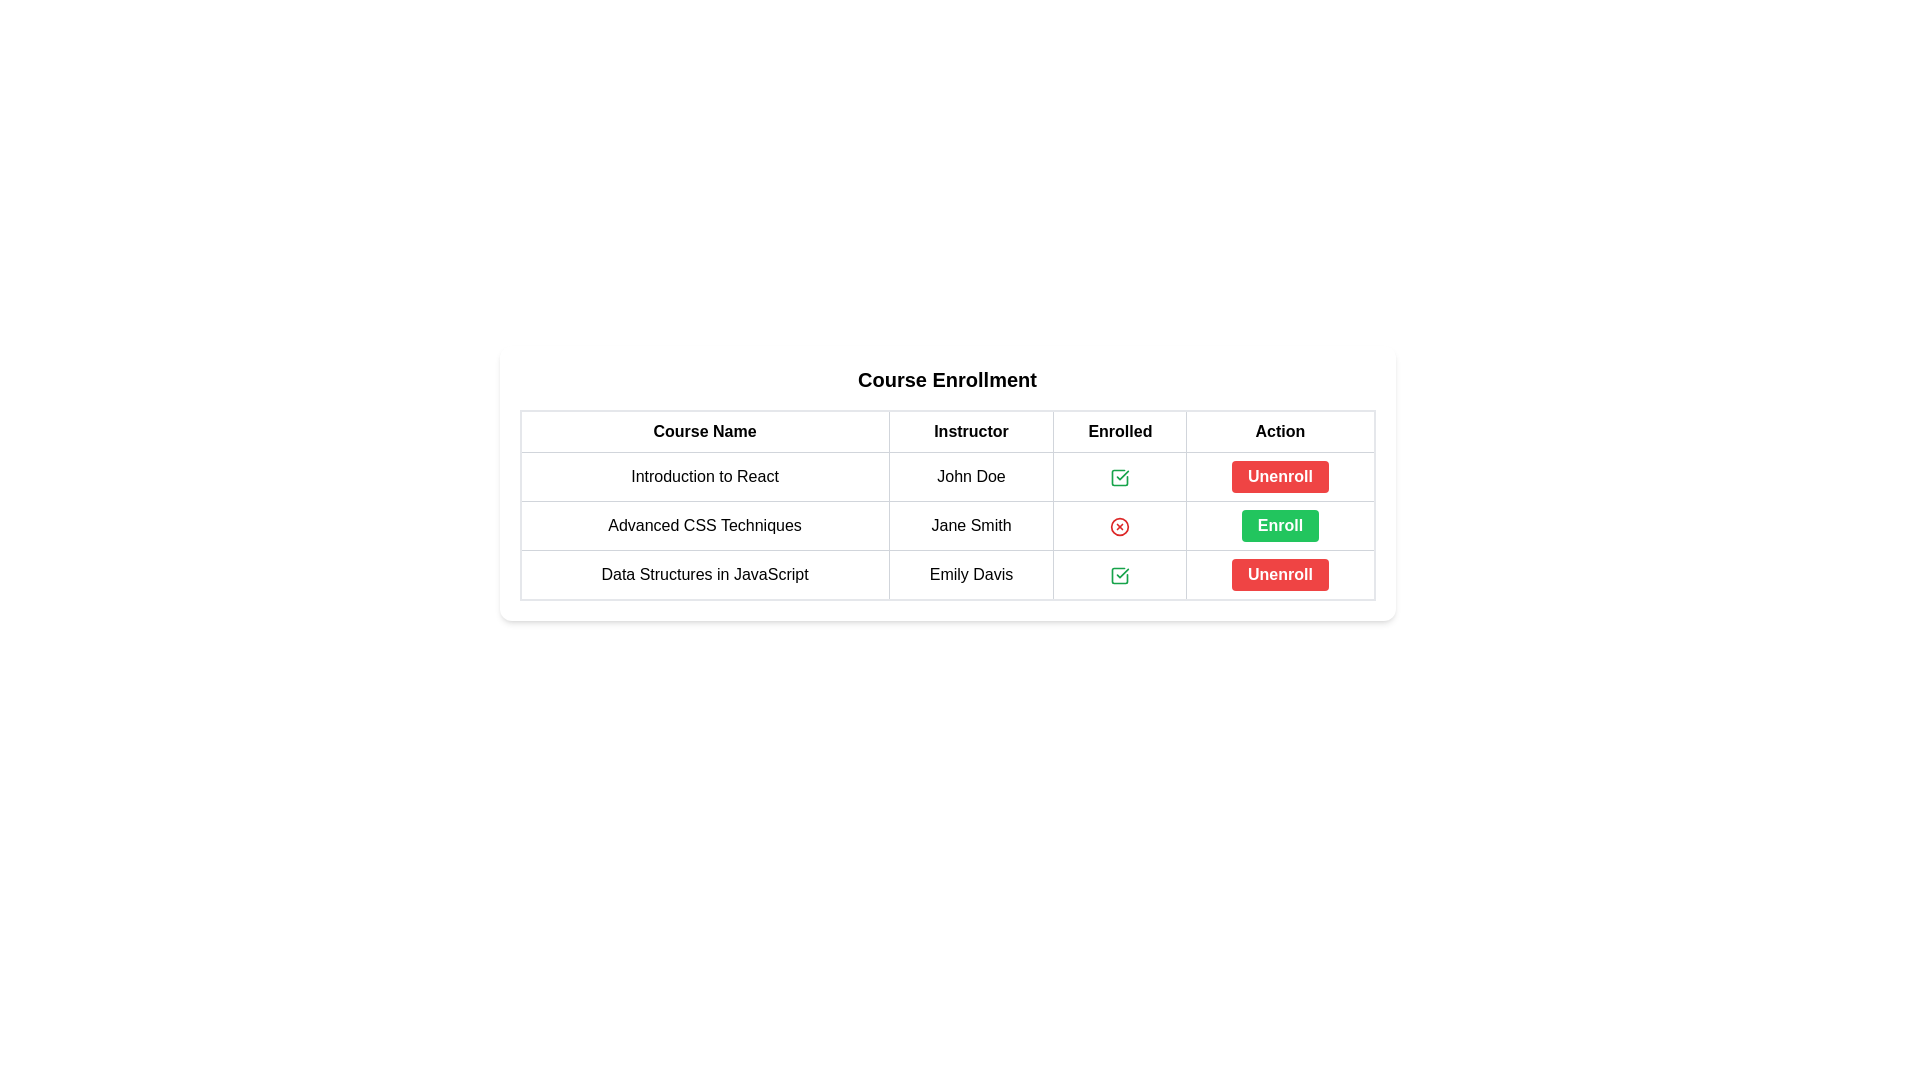 The width and height of the screenshot is (1920, 1080). Describe the element at coordinates (1120, 477) in the screenshot. I see `the green outlined square icon with a checkmark located in the 'Enrolled' column for 'Data Structures in JavaScript'` at that location.